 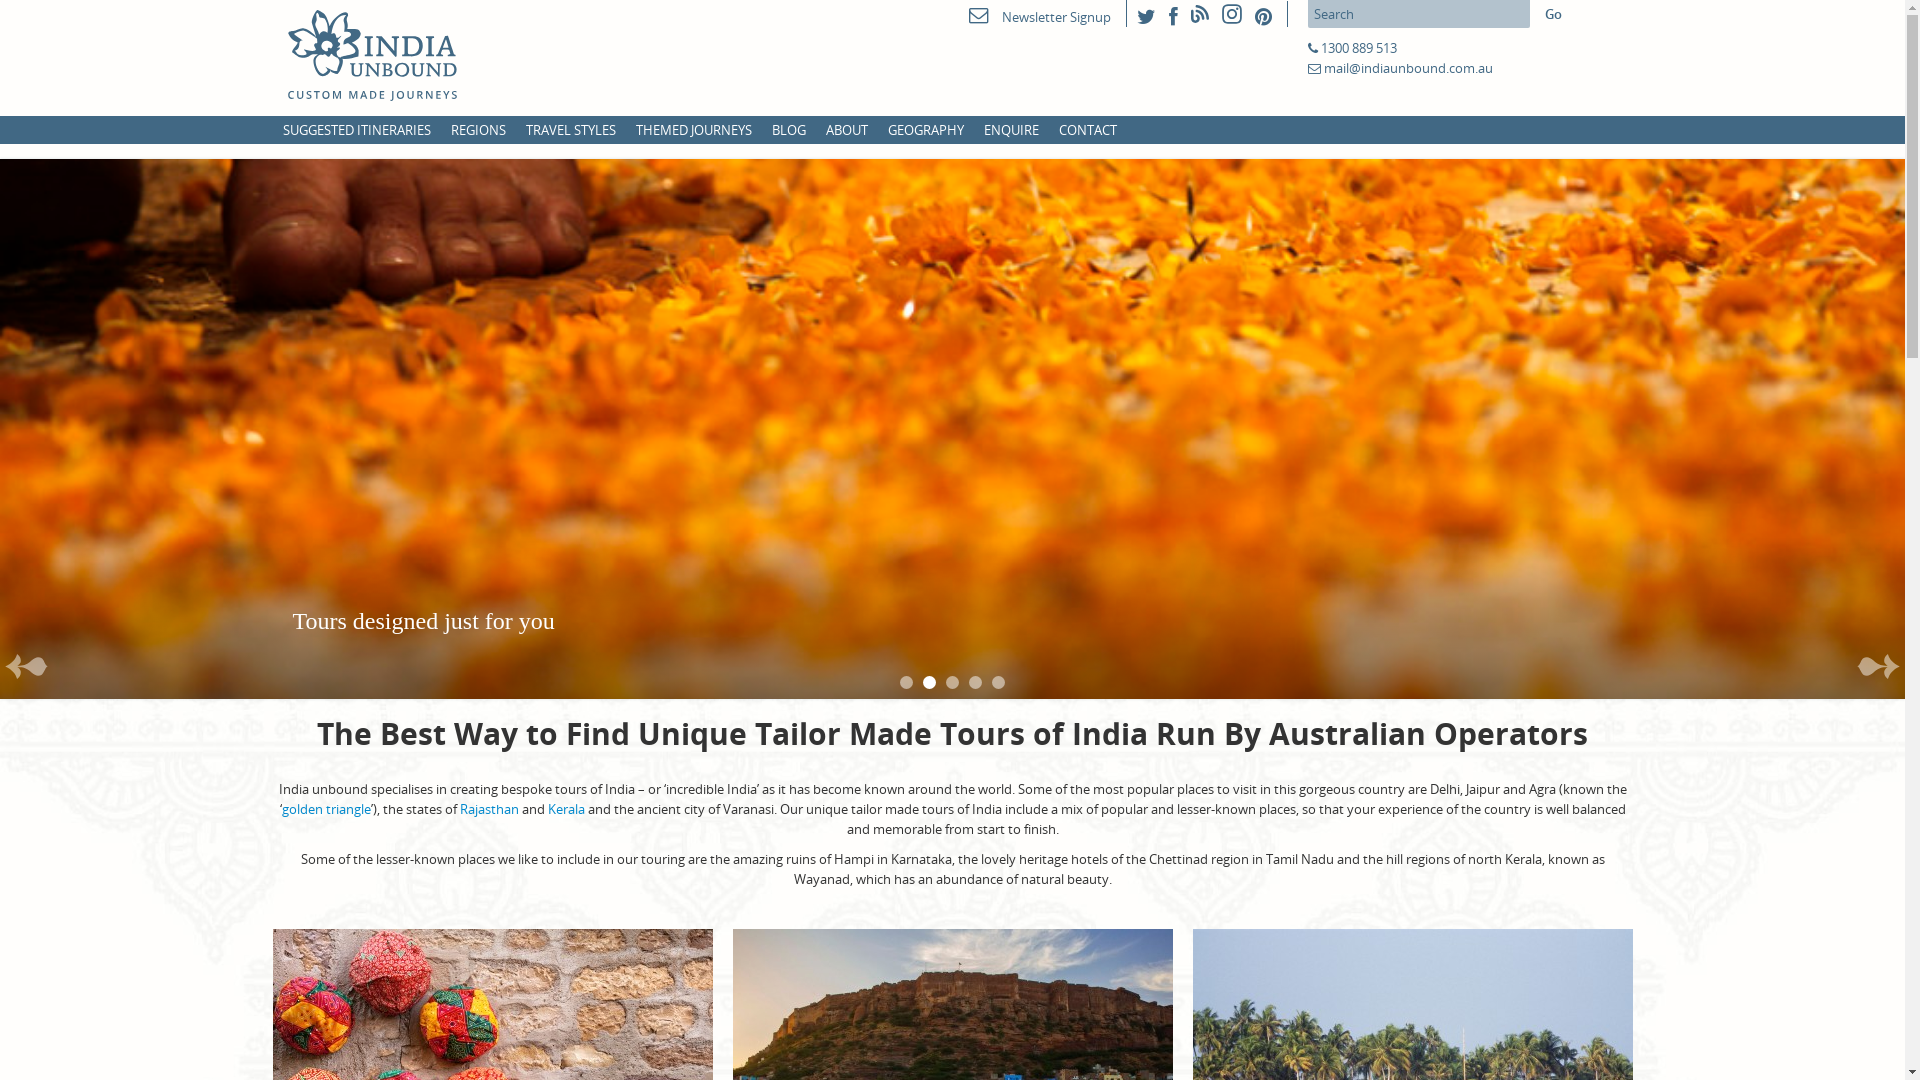 What do you see at coordinates (355, 130) in the screenshot?
I see `'SUGGESTED ITINERARIES'` at bounding box center [355, 130].